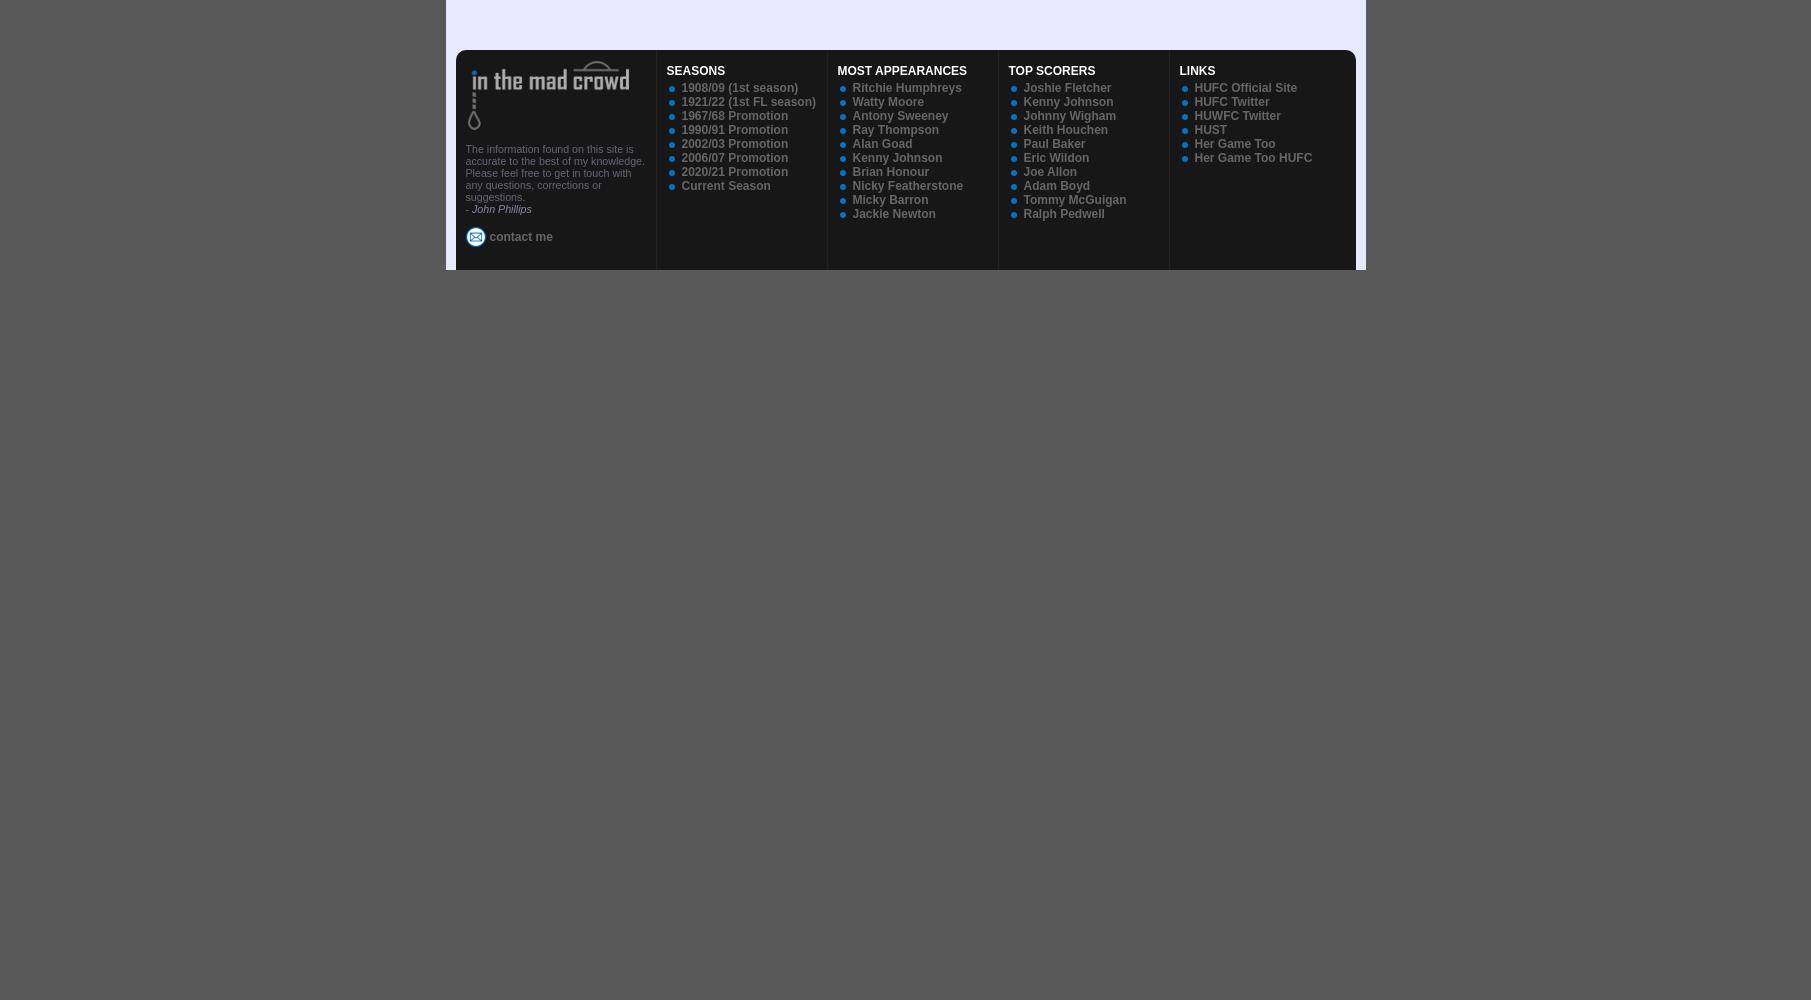 The image size is (1811, 1000). Describe the element at coordinates (733, 115) in the screenshot. I see `'1967/68 Promotion'` at that location.